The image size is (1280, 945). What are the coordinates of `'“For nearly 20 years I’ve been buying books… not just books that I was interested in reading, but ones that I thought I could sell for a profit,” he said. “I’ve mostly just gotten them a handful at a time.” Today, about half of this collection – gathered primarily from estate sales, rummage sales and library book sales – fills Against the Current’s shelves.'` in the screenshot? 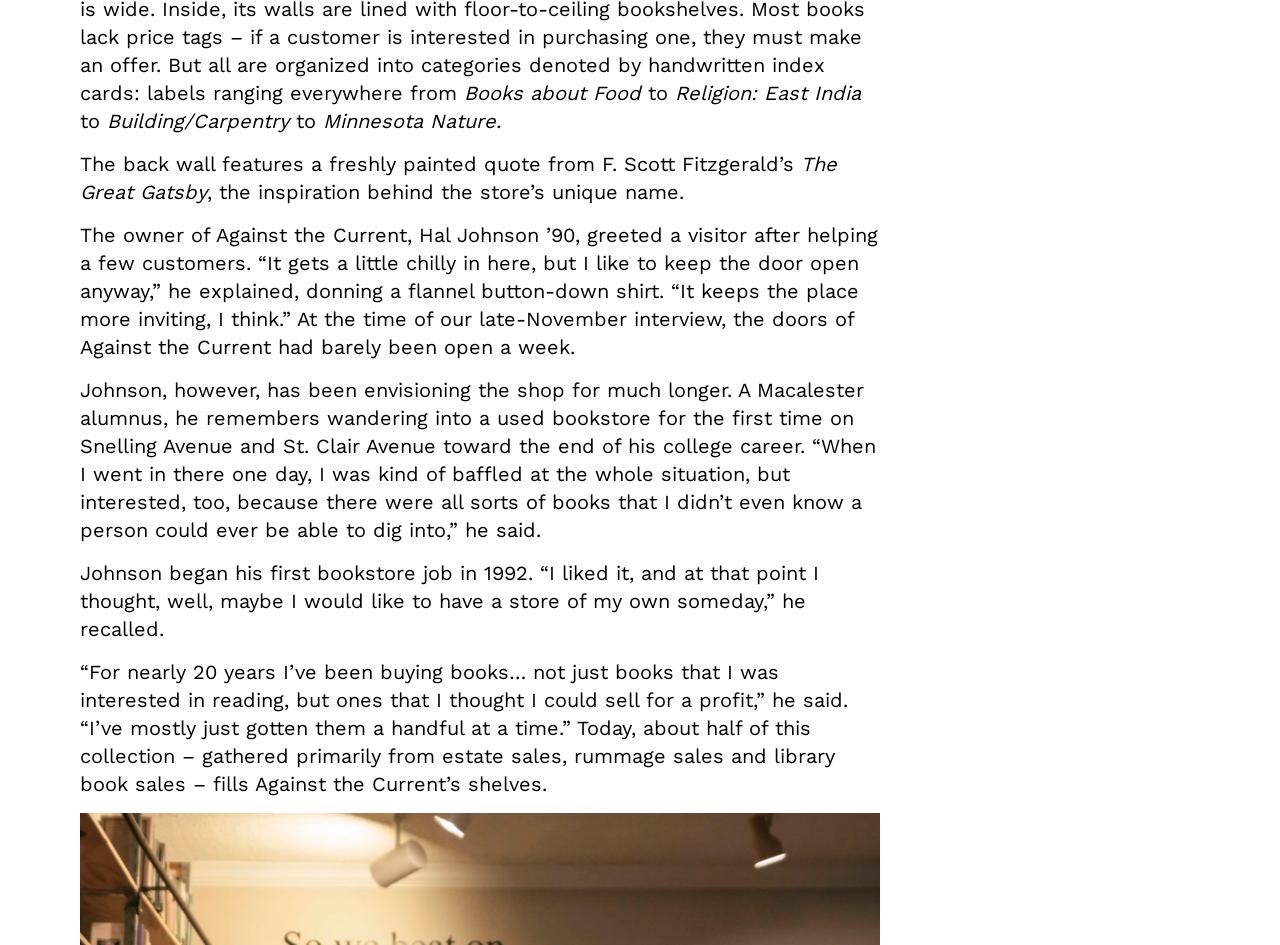 It's located at (463, 728).